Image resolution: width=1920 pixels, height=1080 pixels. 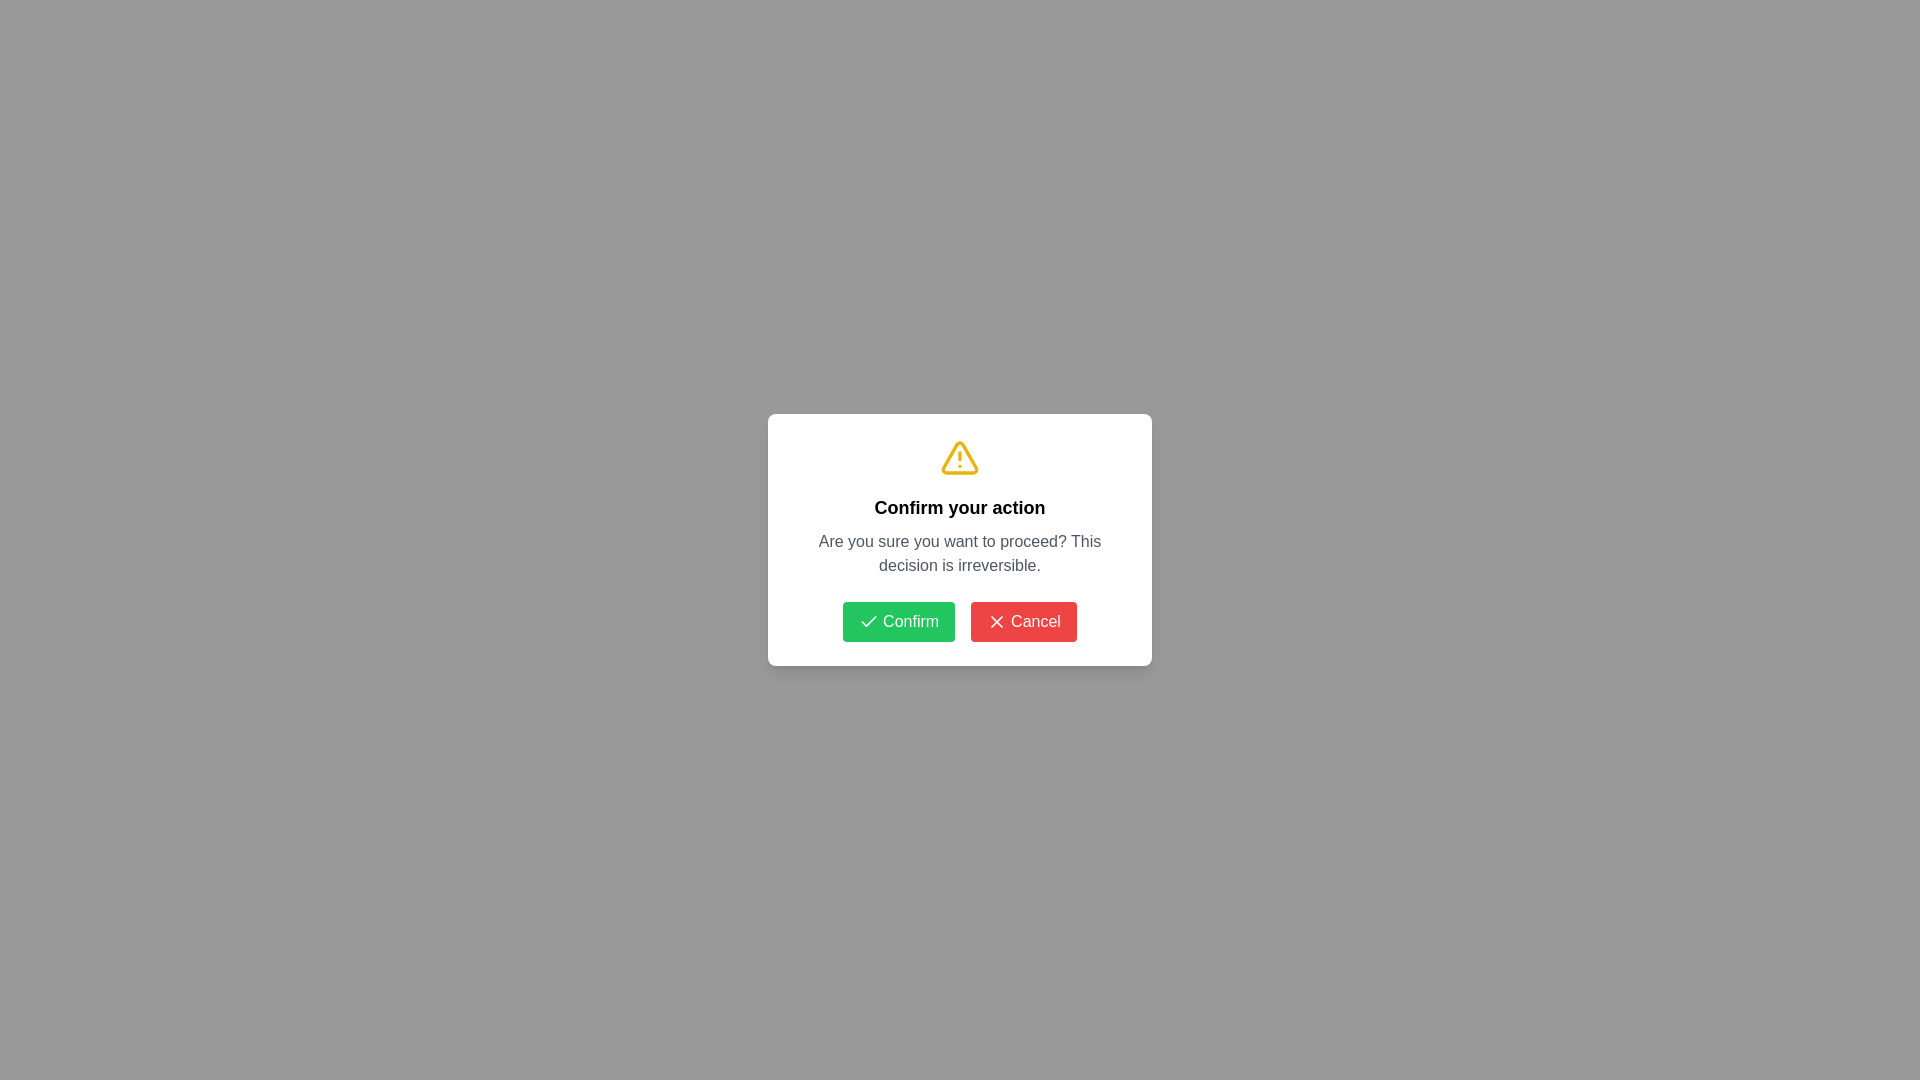 I want to click on the static text element that reads 'Confirm your action', which is styled with a large font size and bold weight, located near the top of the dialog box, so click(x=960, y=507).